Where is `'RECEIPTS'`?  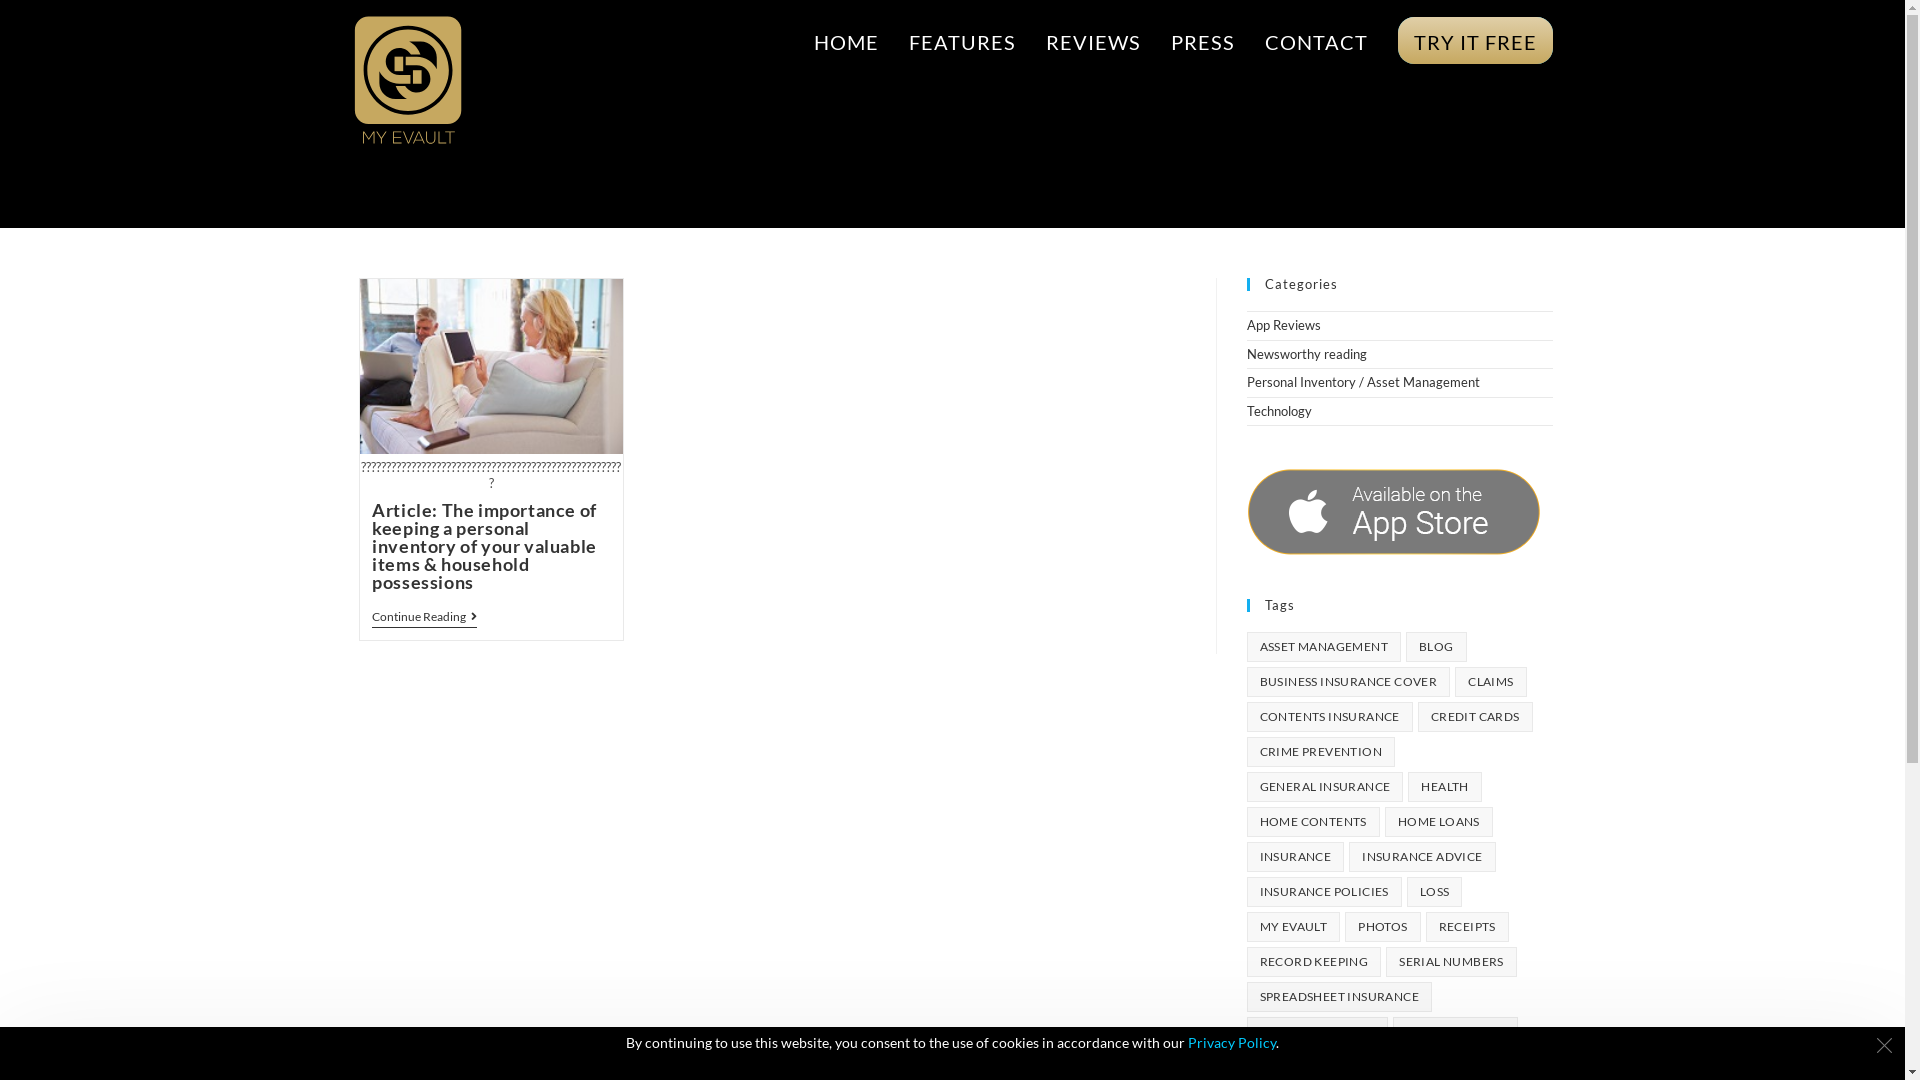 'RECEIPTS' is located at coordinates (1467, 926).